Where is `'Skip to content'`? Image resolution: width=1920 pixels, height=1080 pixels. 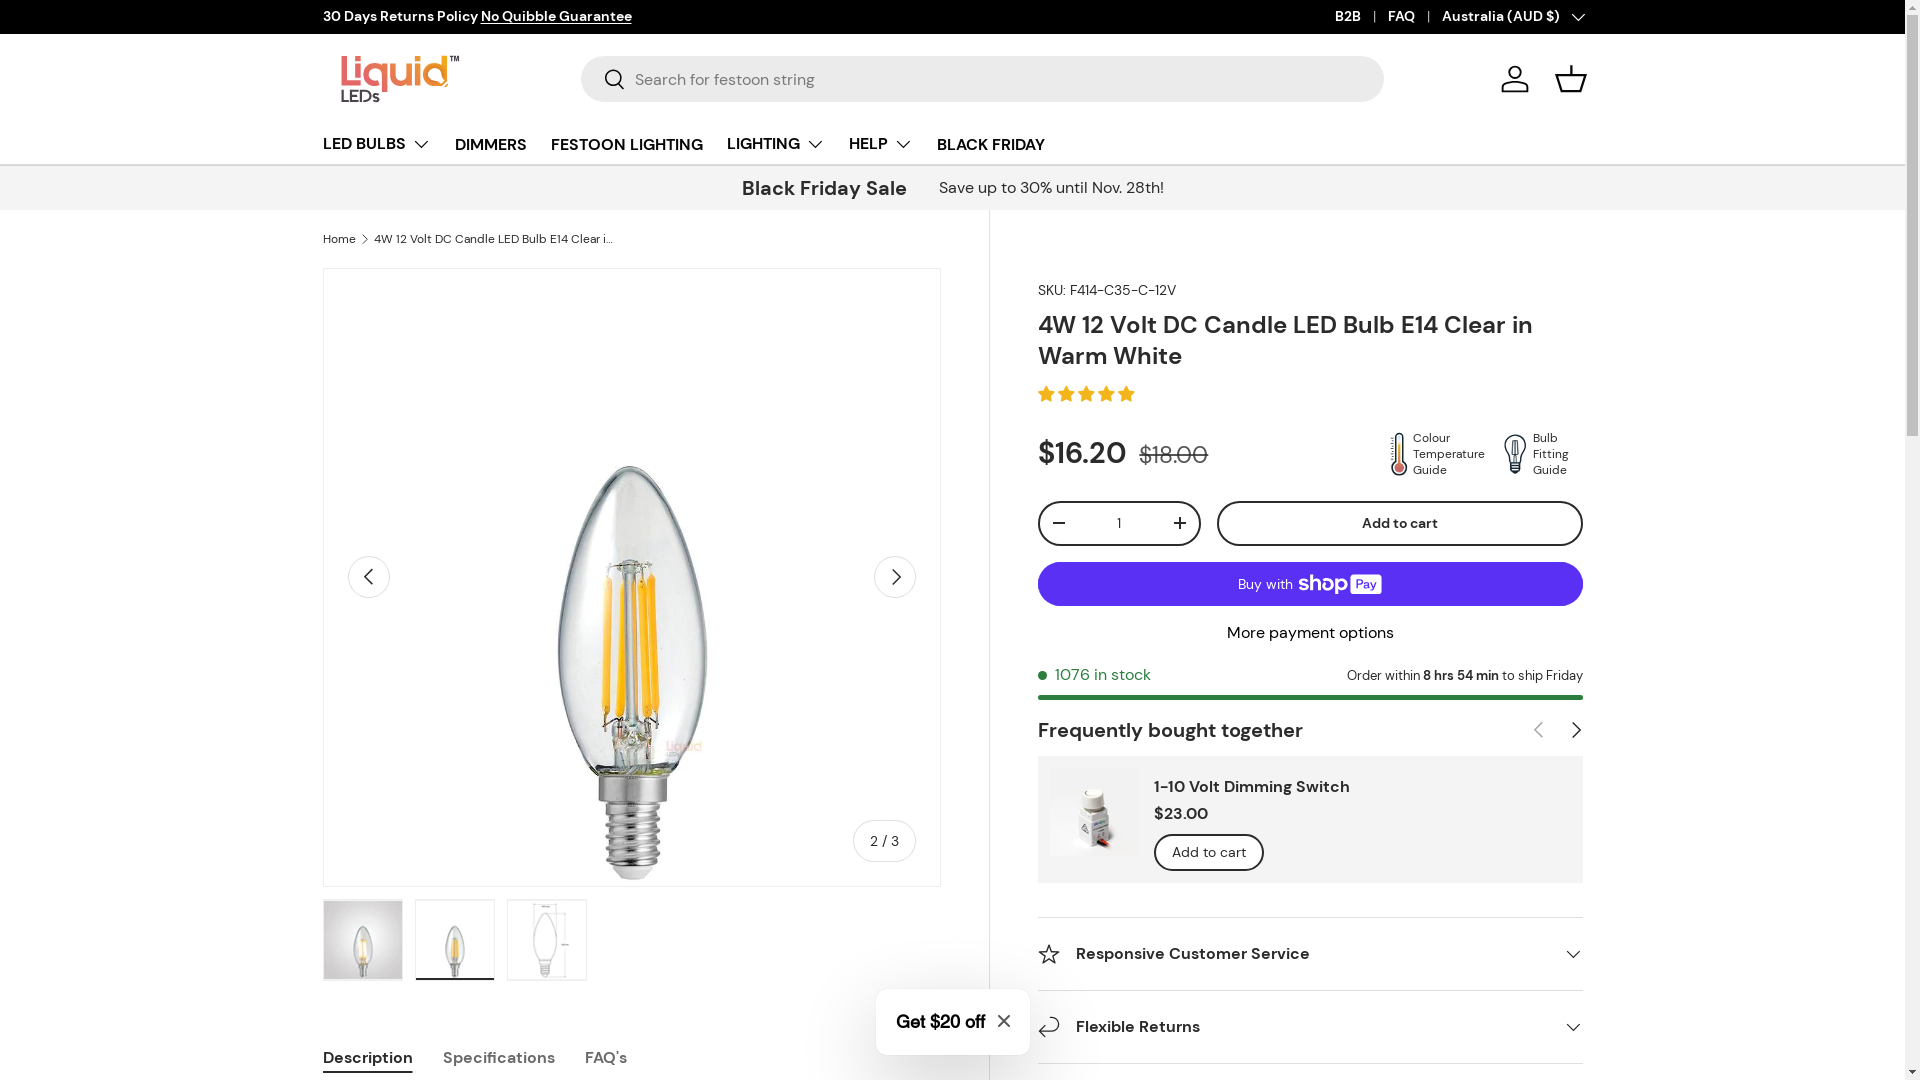
'Skip to content' is located at coordinates (90, 29).